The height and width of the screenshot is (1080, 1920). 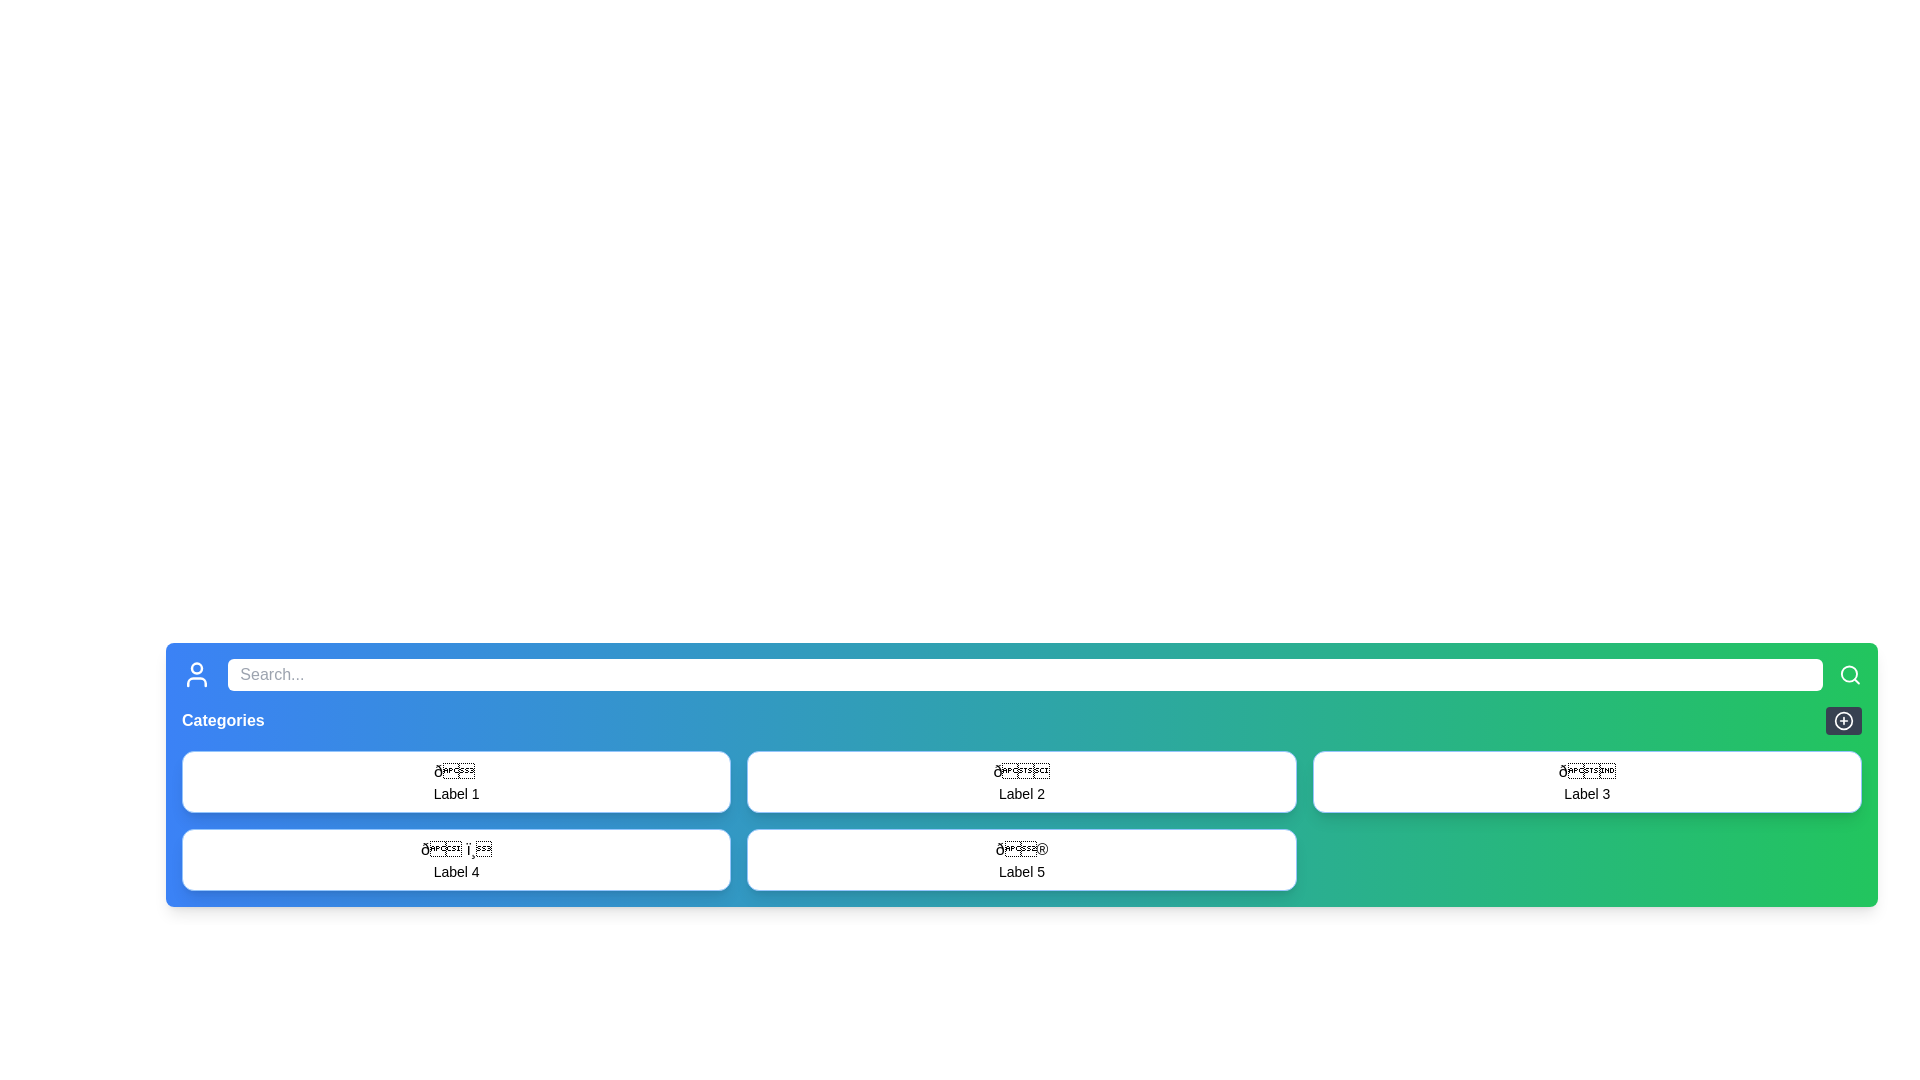 I want to click on the header bar with interactive controls that has a gradient background and includes a 'Categories' label and a plus icon button, located at the specified coordinates, so click(x=1022, y=721).